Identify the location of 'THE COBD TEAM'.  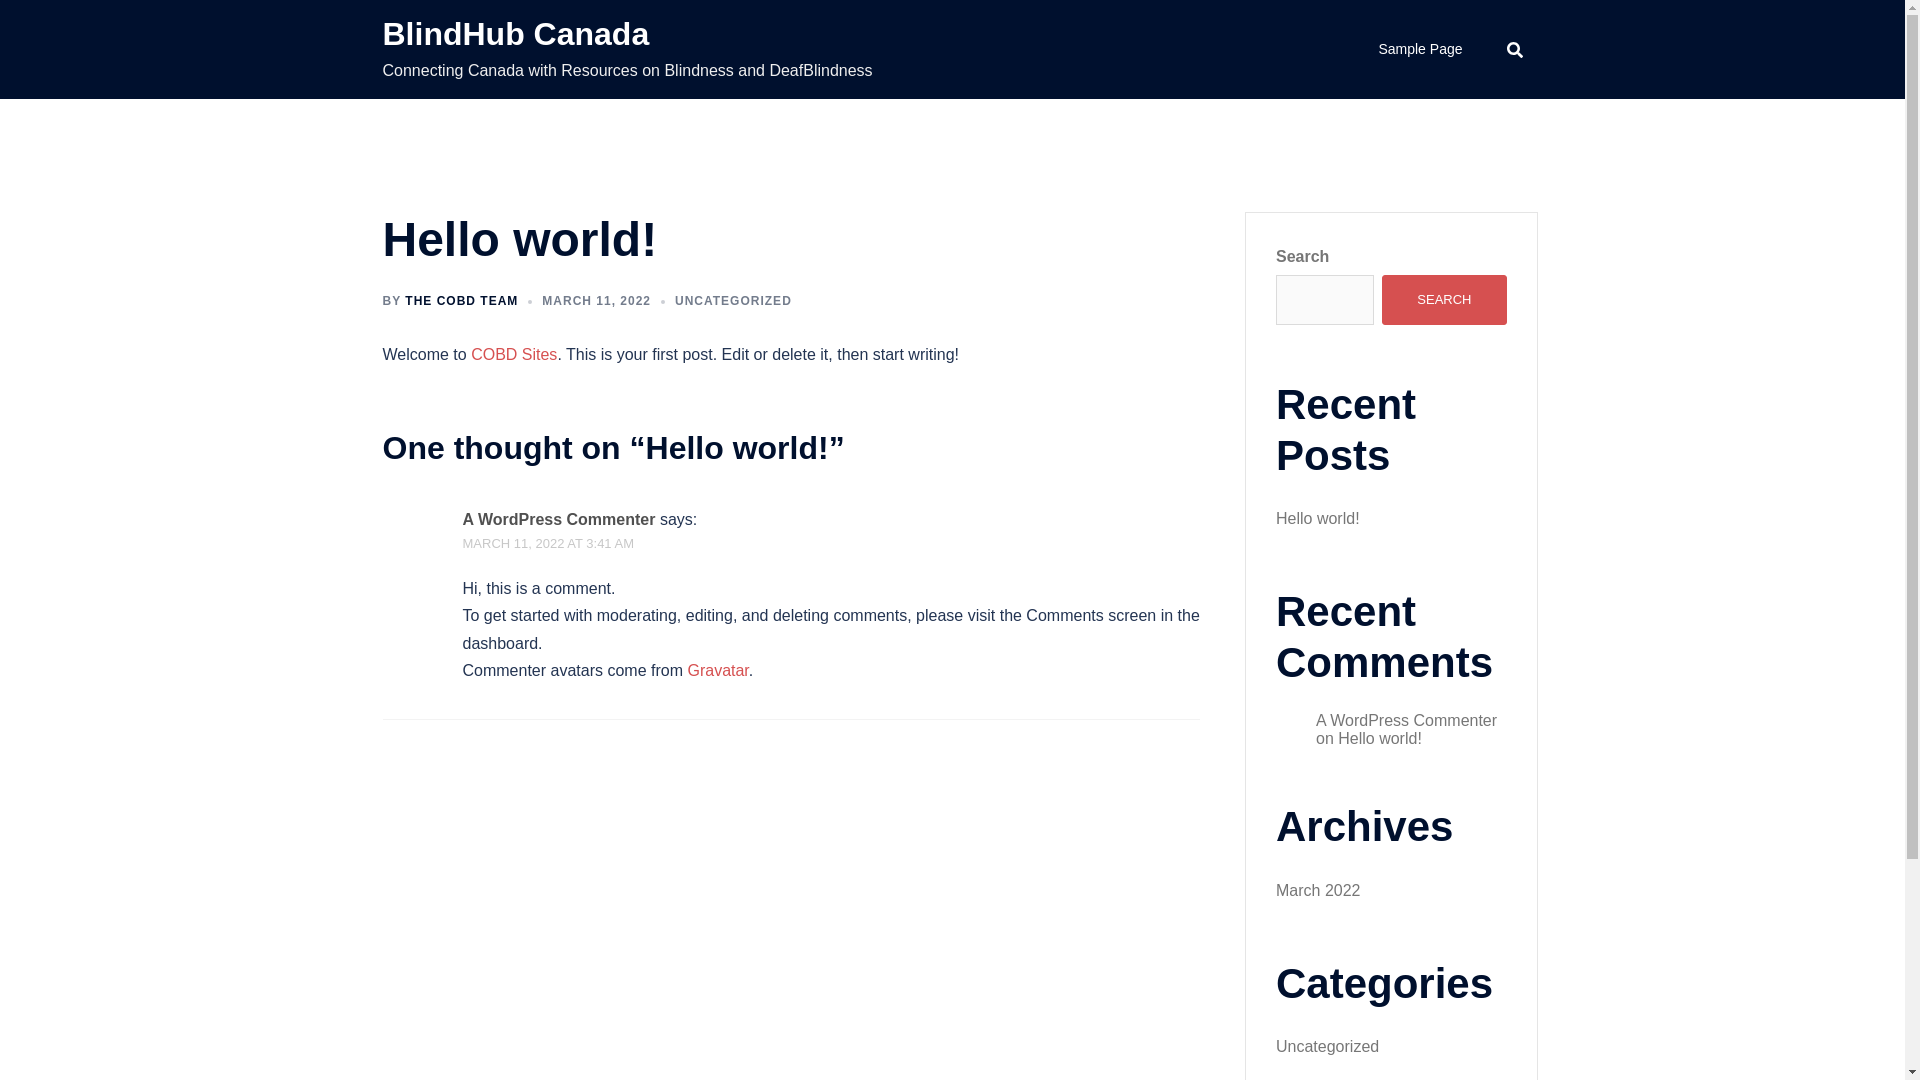
(460, 300).